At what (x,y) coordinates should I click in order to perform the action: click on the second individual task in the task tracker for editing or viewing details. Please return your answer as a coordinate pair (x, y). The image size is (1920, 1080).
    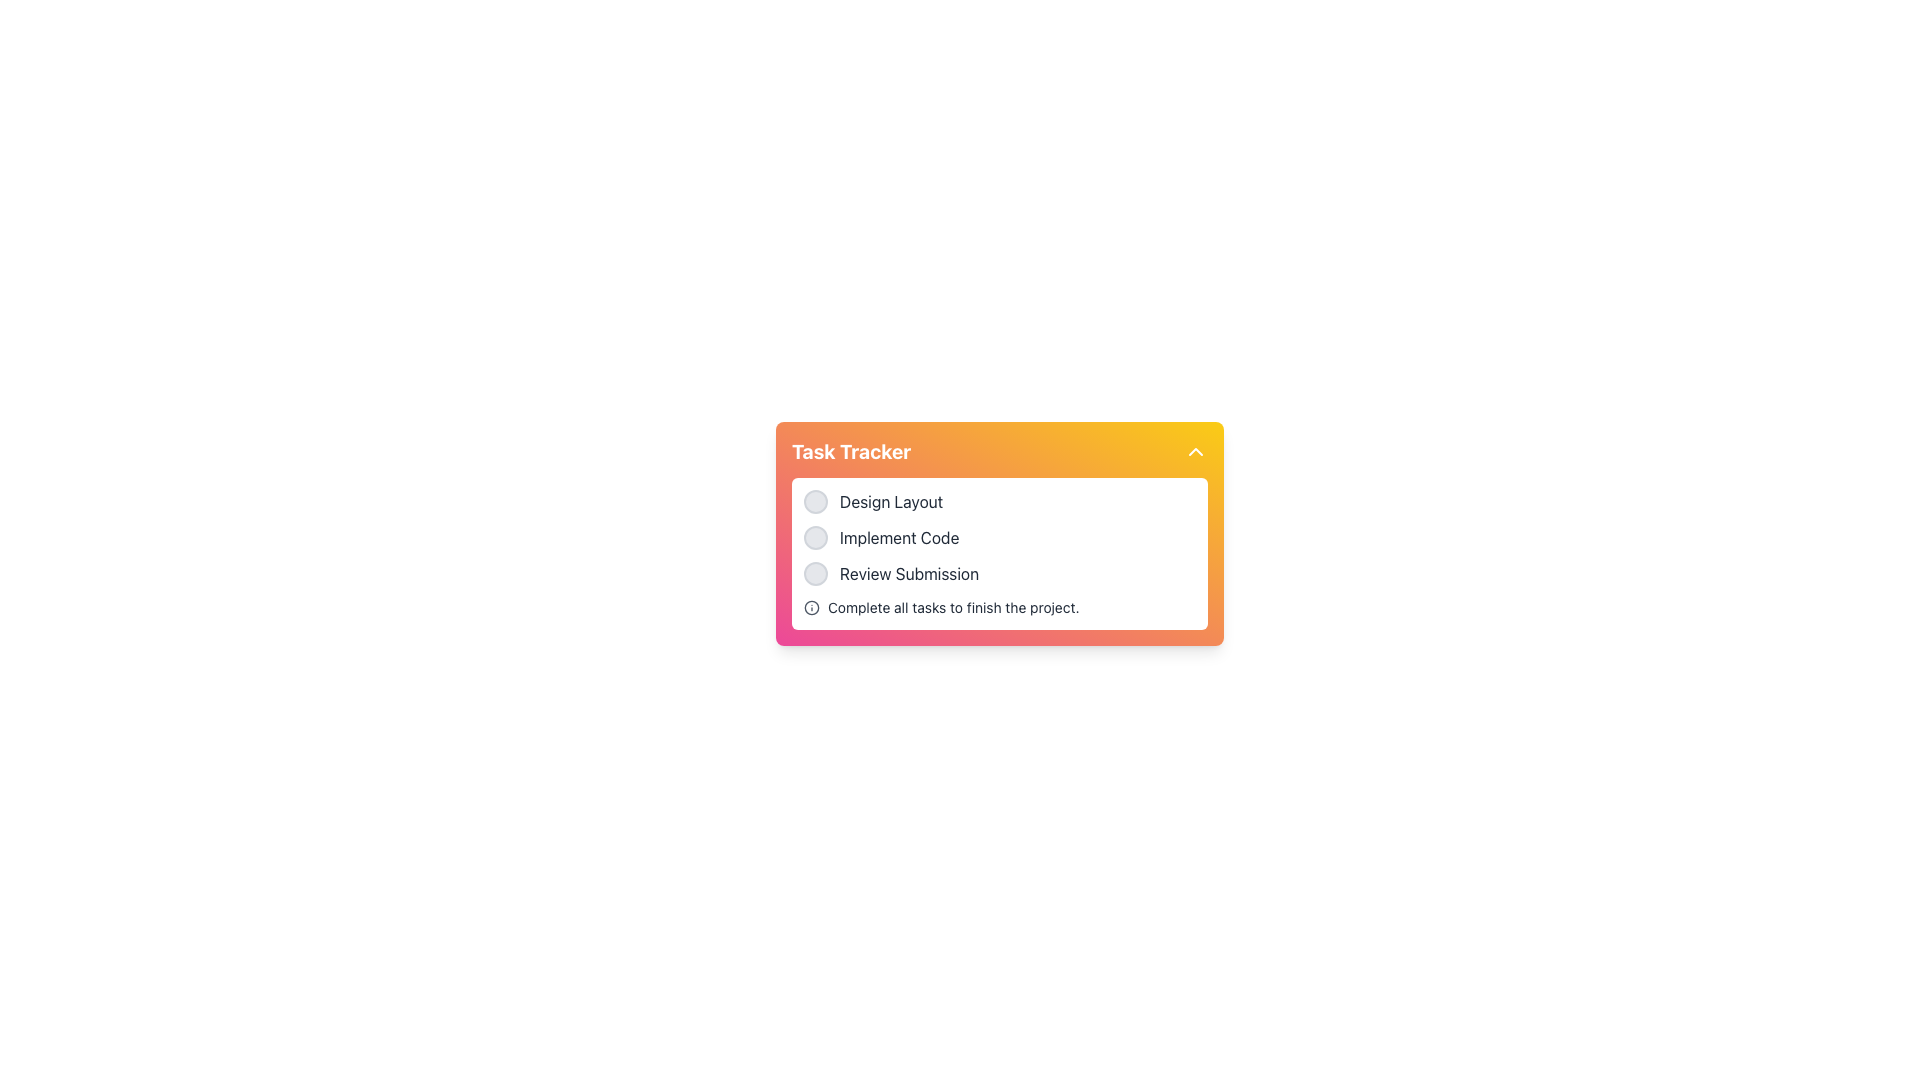
    Looking at the image, I should click on (999, 536).